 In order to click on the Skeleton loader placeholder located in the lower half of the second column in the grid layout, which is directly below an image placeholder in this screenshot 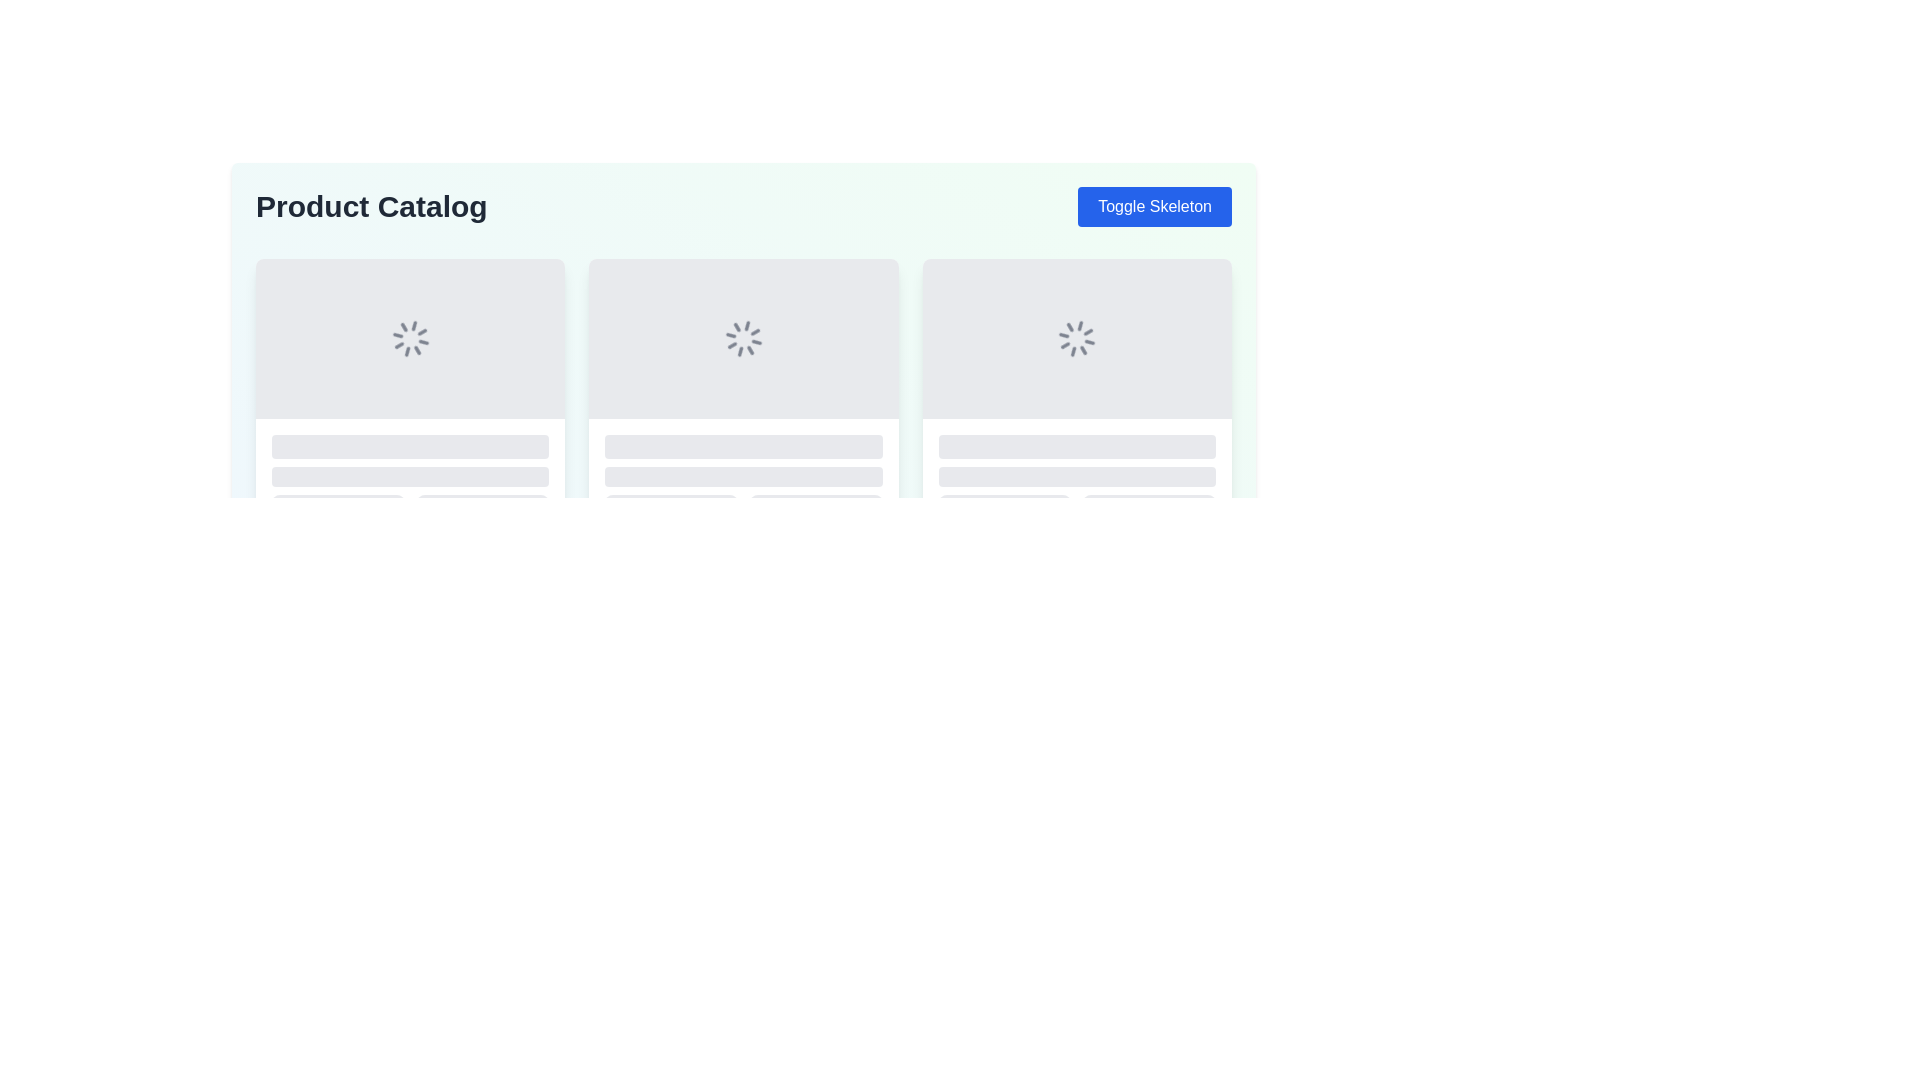, I will do `click(483, 501)`.